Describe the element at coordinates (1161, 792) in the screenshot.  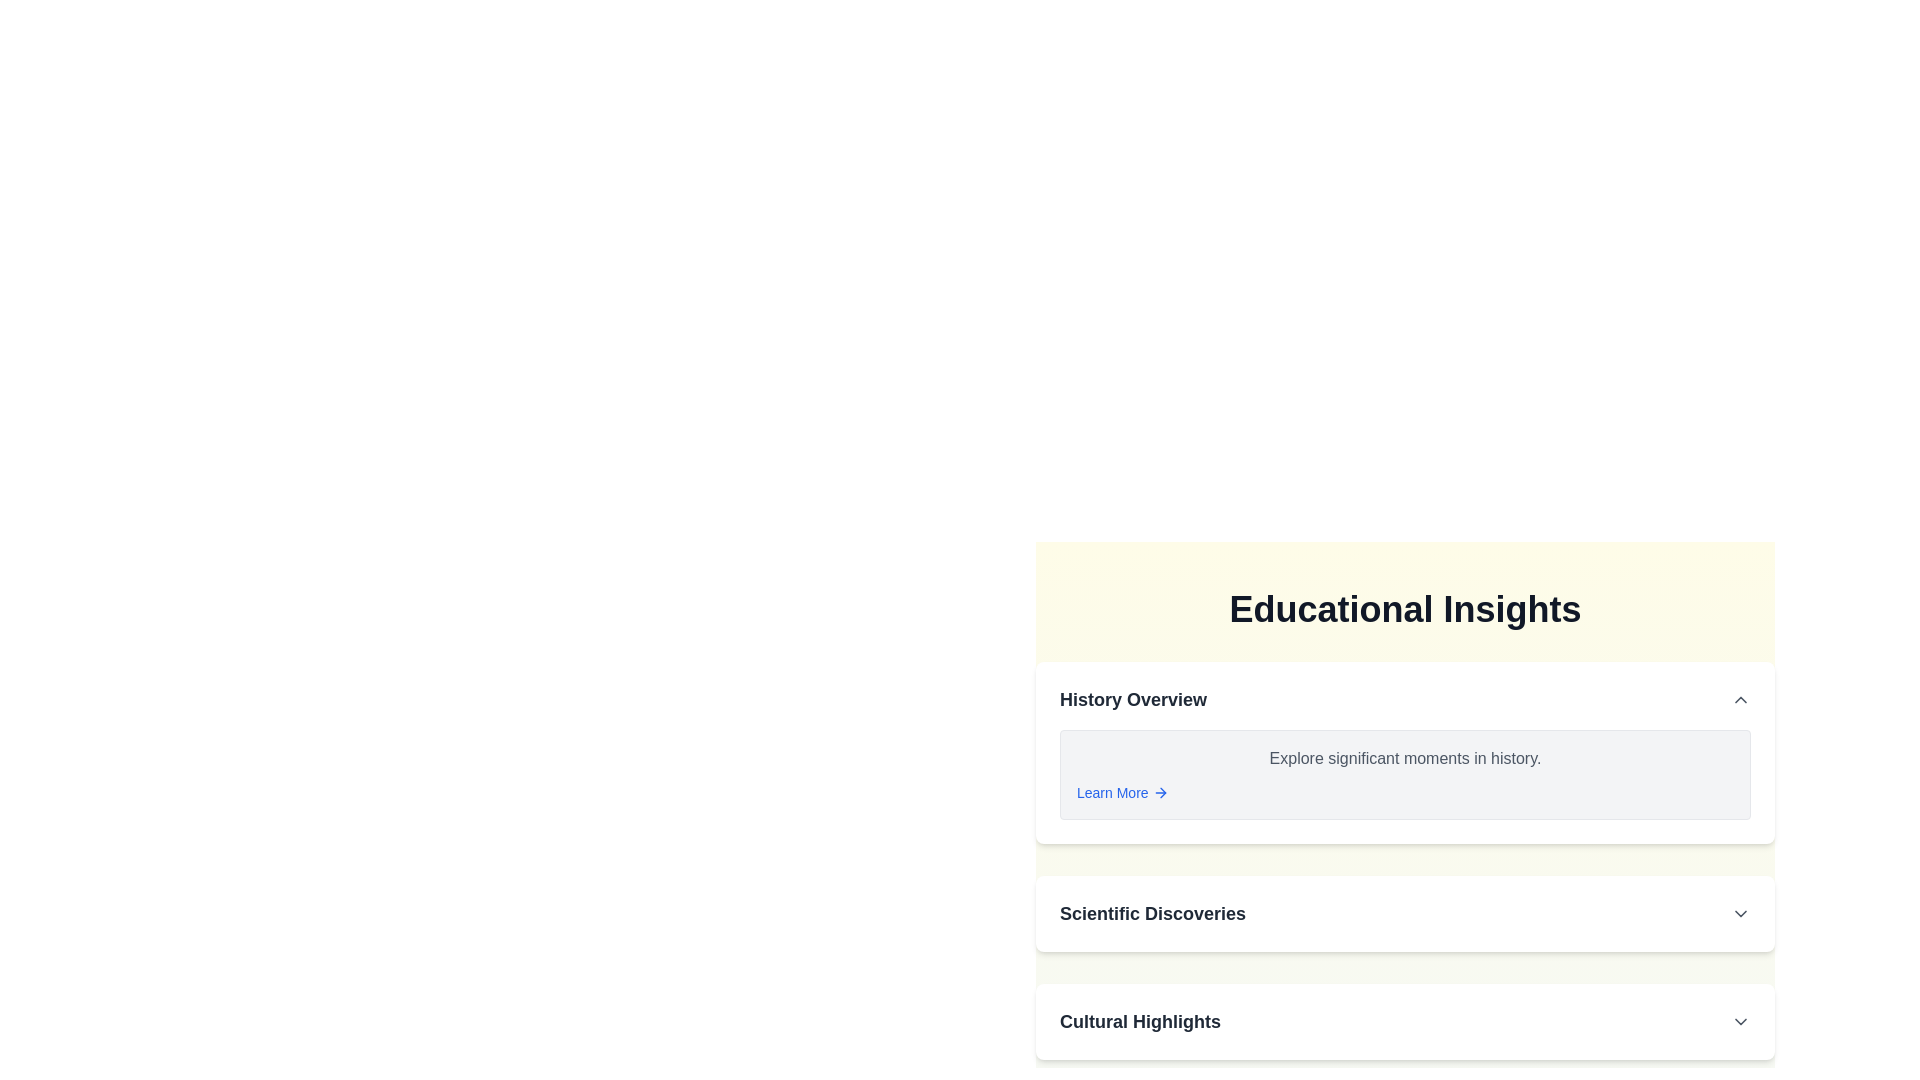
I see `the SVG chevron arrow icon that indicates further navigation, located after the 'Learn More' text link in the 'History Overview' section` at that location.